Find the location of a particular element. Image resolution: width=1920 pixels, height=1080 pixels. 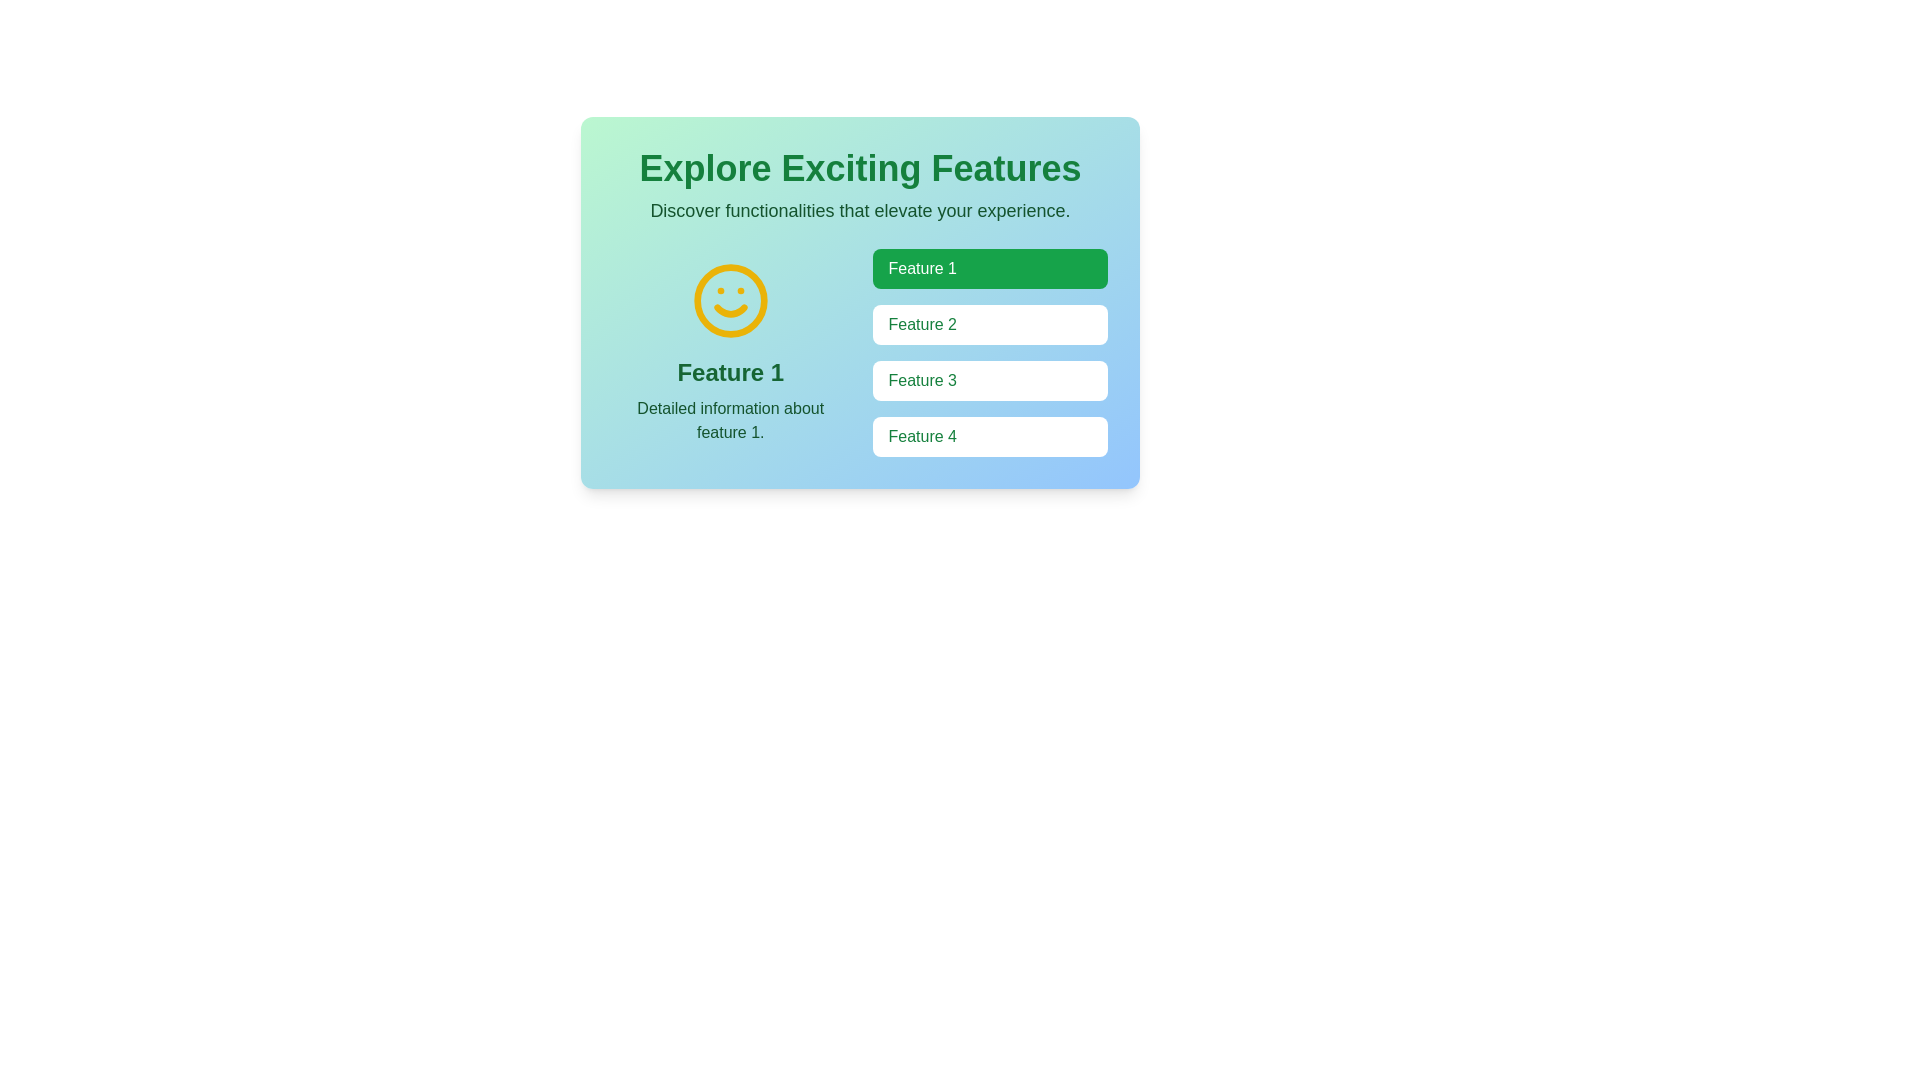

the second button in a vertical sequence of four buttons, located beneath the 'Feature 1' button and above the 'Feature 3' button, on the right side of a card layout is located at coordinates (990, 323).